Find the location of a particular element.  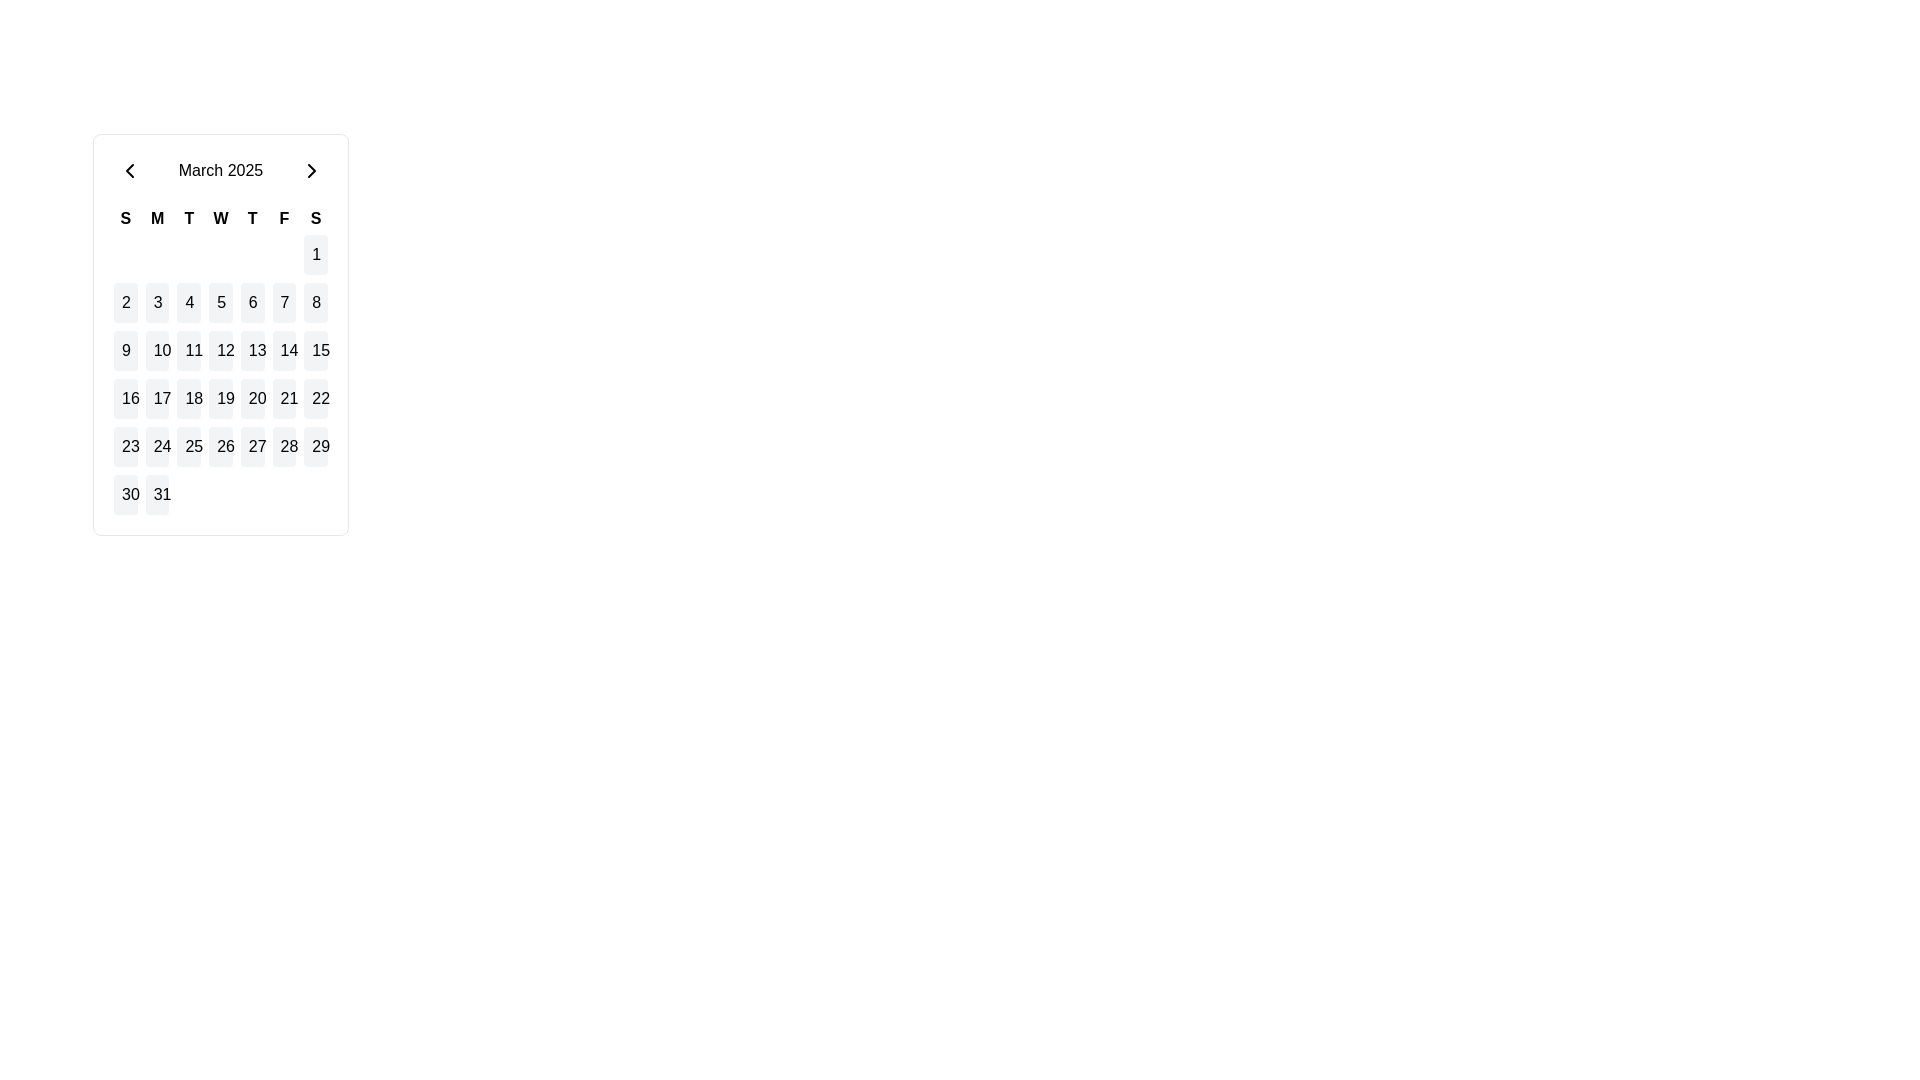

the selectable calendar date button for the date '13' located in the third week row and sixth column of the calendar grid is located at coordinates (251, 350).